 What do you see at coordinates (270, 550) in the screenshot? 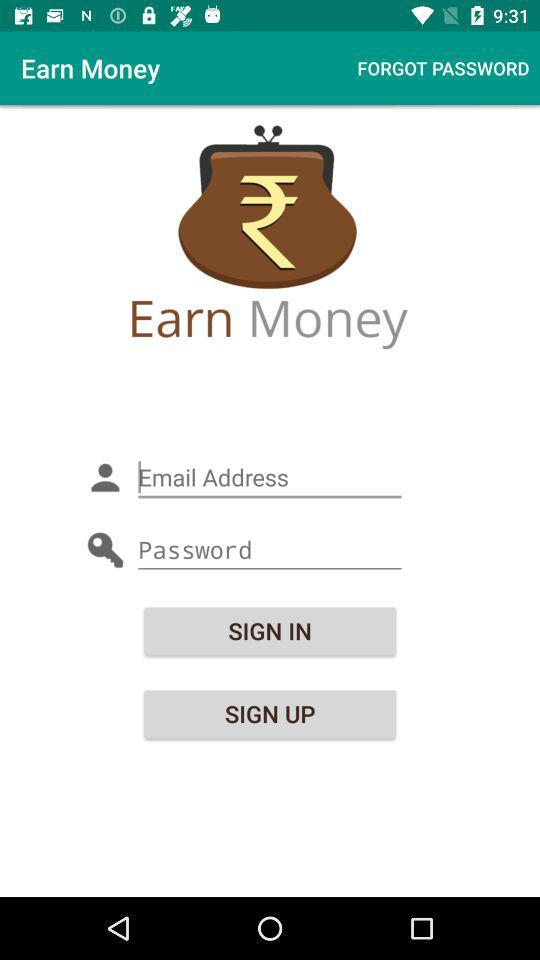
I see `type in passcode` at bounding box center [270, 550].